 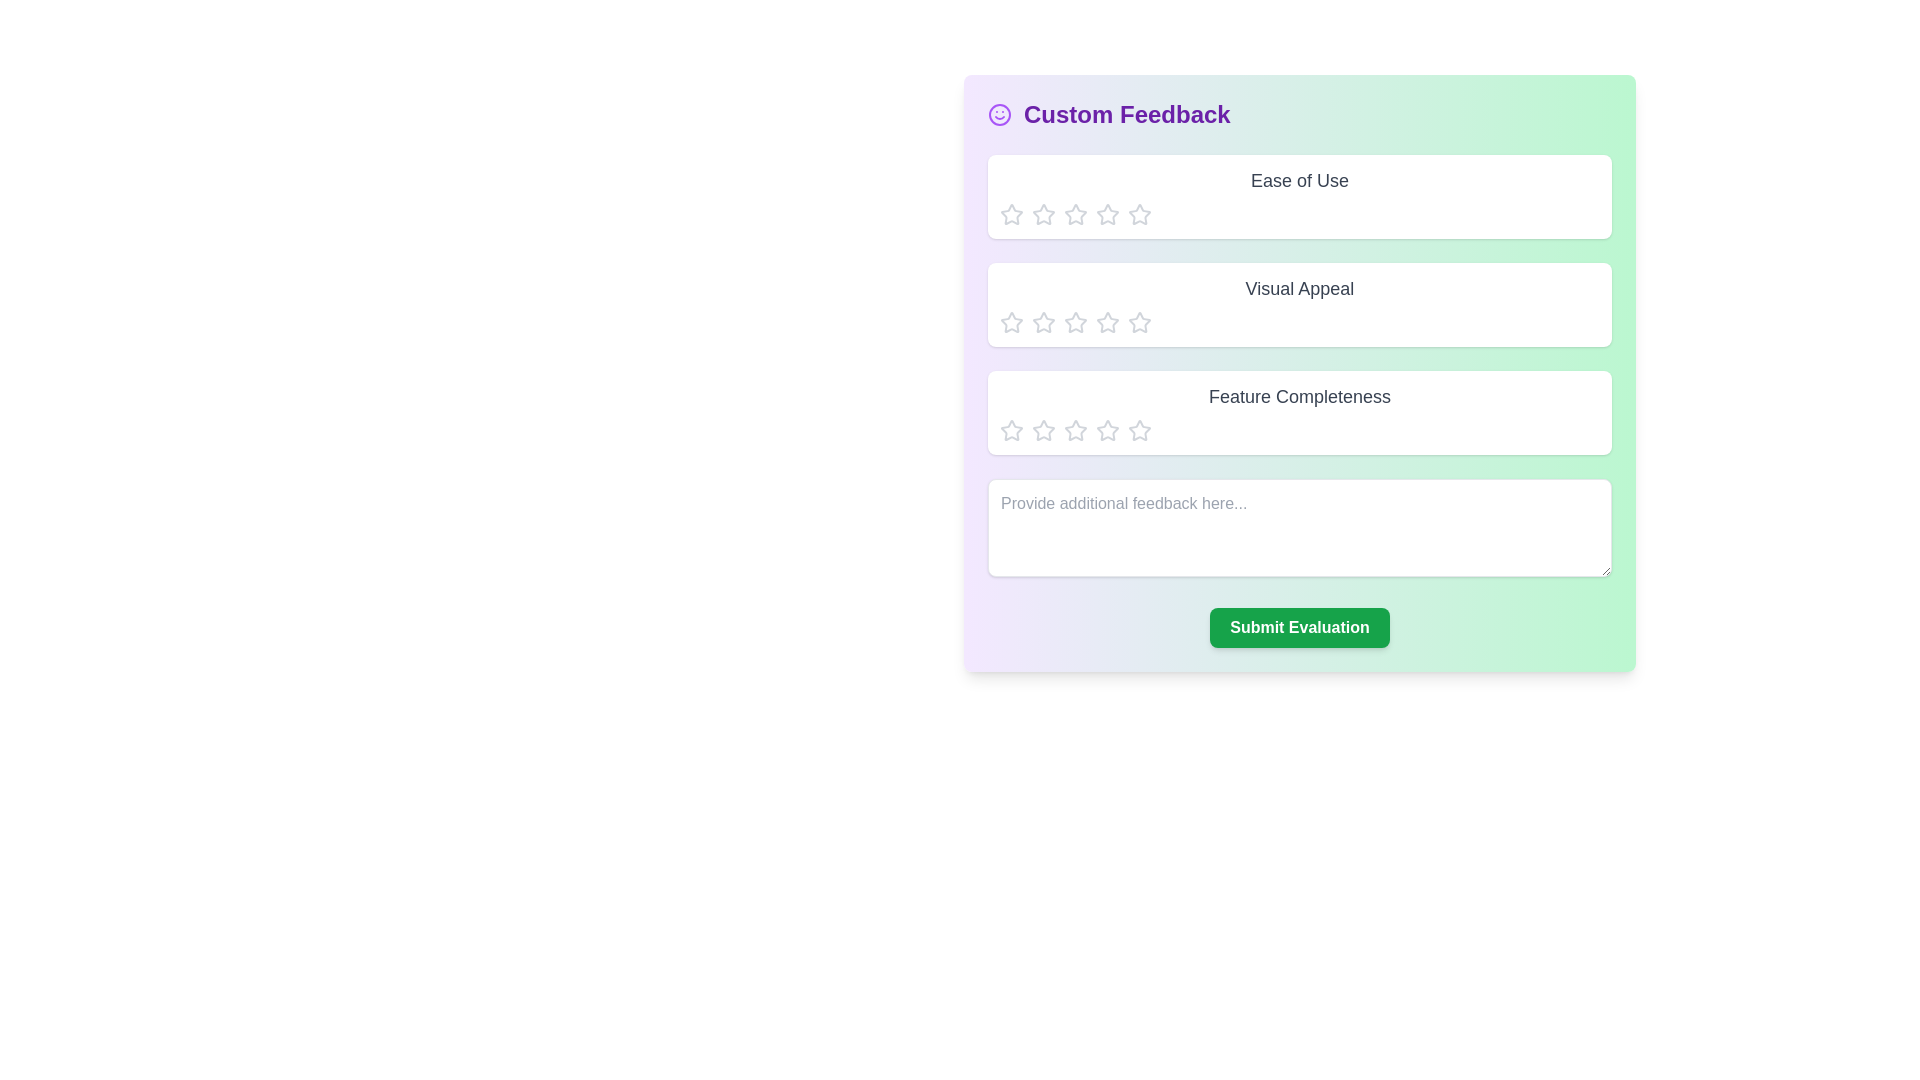 What do you see at coordinates (1107, 215) in the screenshot?
I see `the element Ease of Use Star 4 to observe its hover effect` at bounding box center [1107, 215].